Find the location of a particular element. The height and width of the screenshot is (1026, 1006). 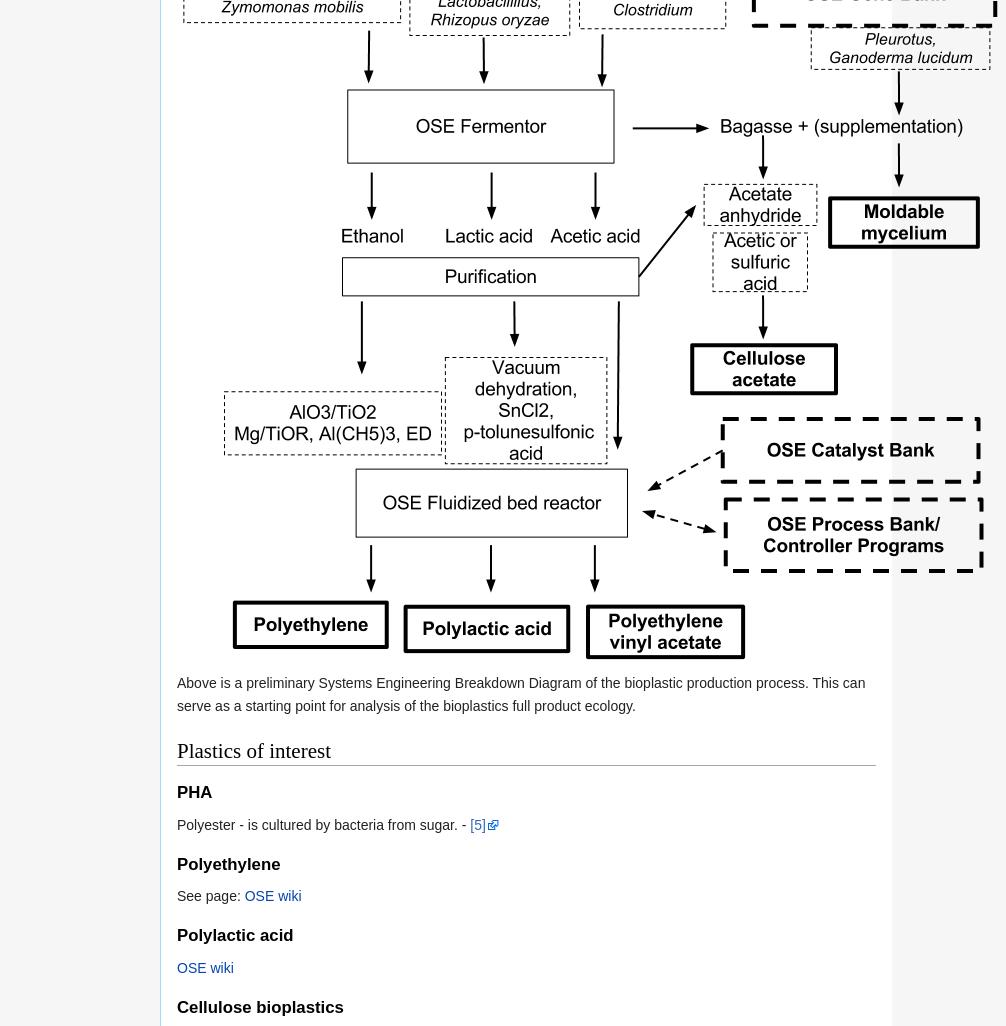

'[5]' is located at coordinates (476, 823).